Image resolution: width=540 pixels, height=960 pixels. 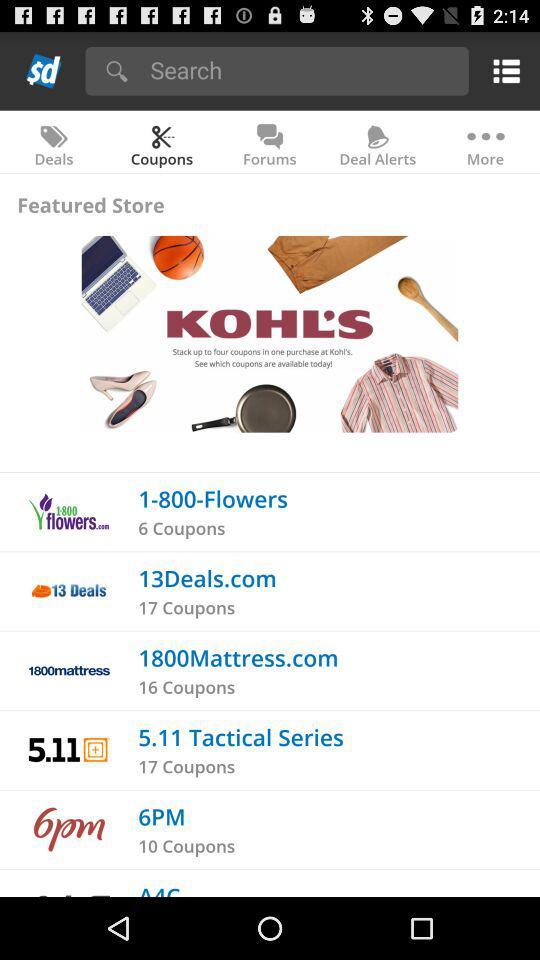 I want to click on the icon below the 10 coupons item, so click(x=158, y=888).